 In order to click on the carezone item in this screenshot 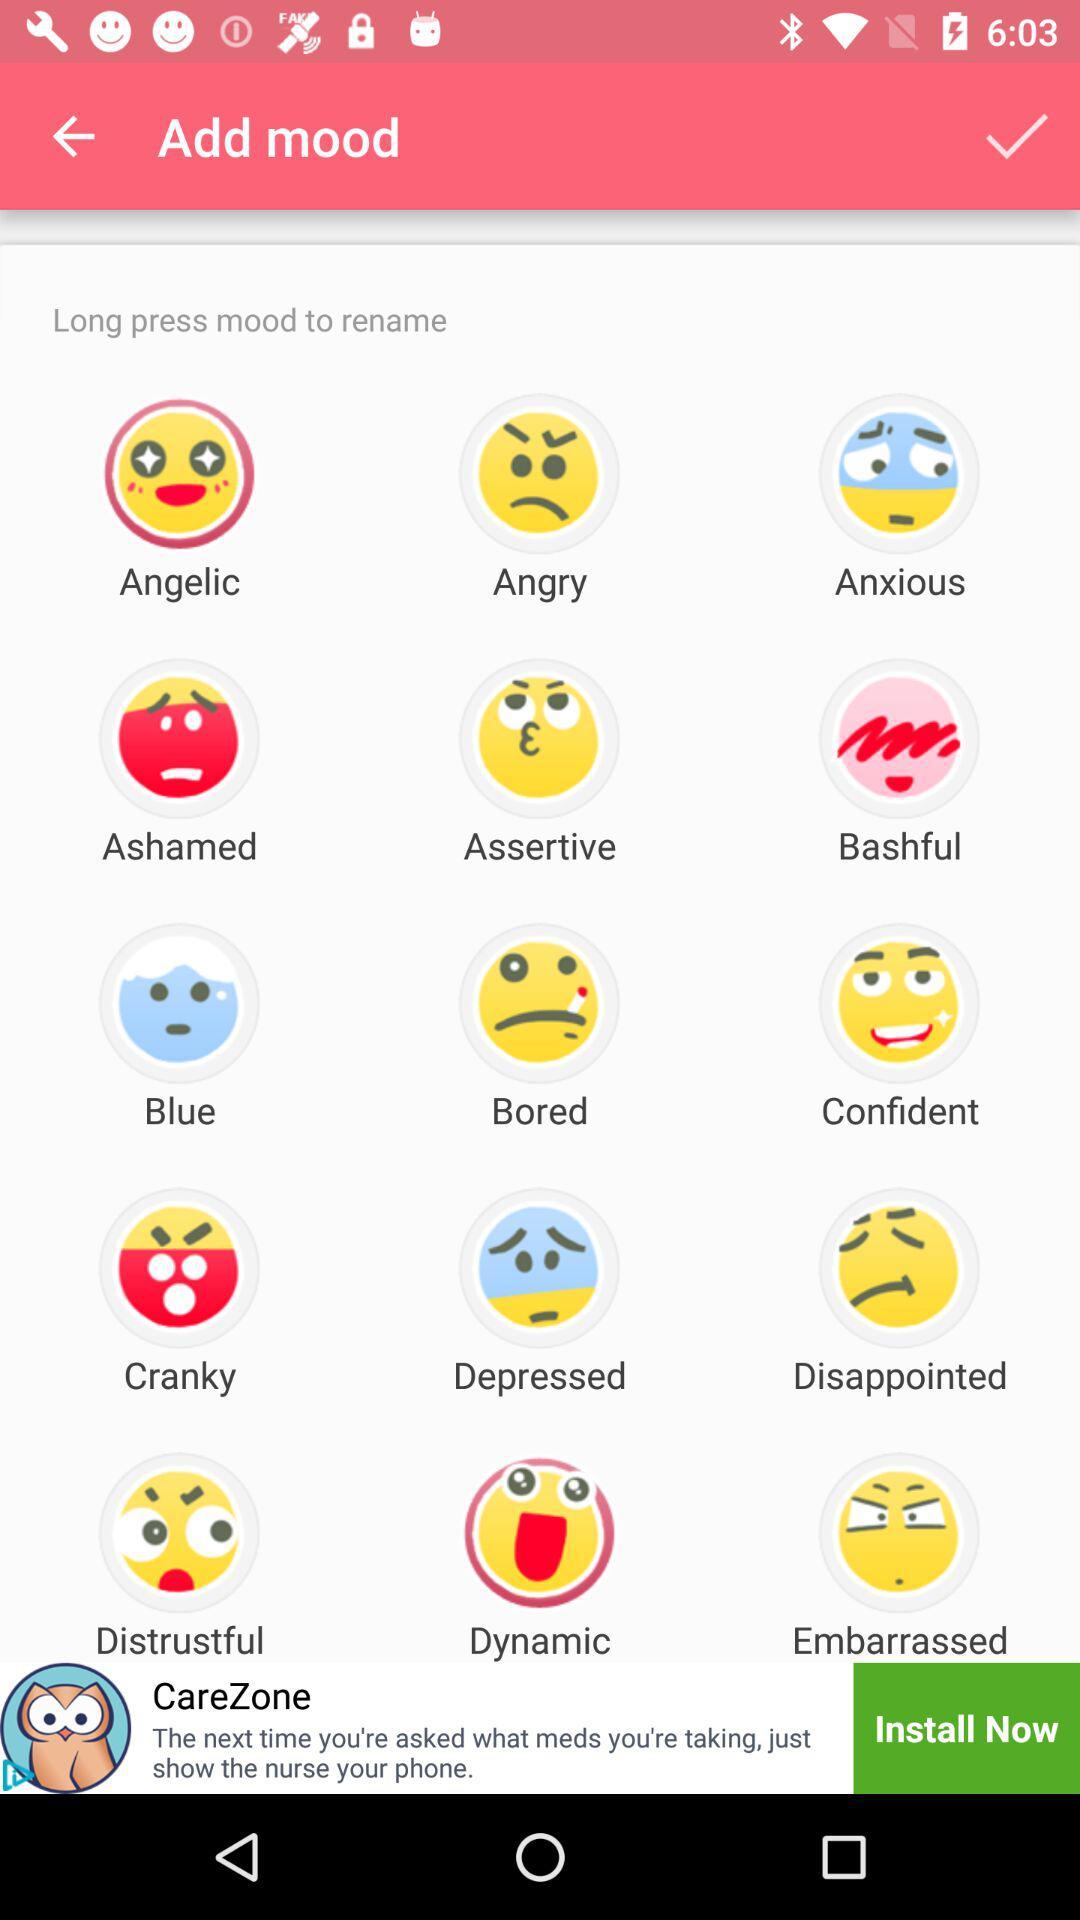, I will do `click(230, 1693)`.